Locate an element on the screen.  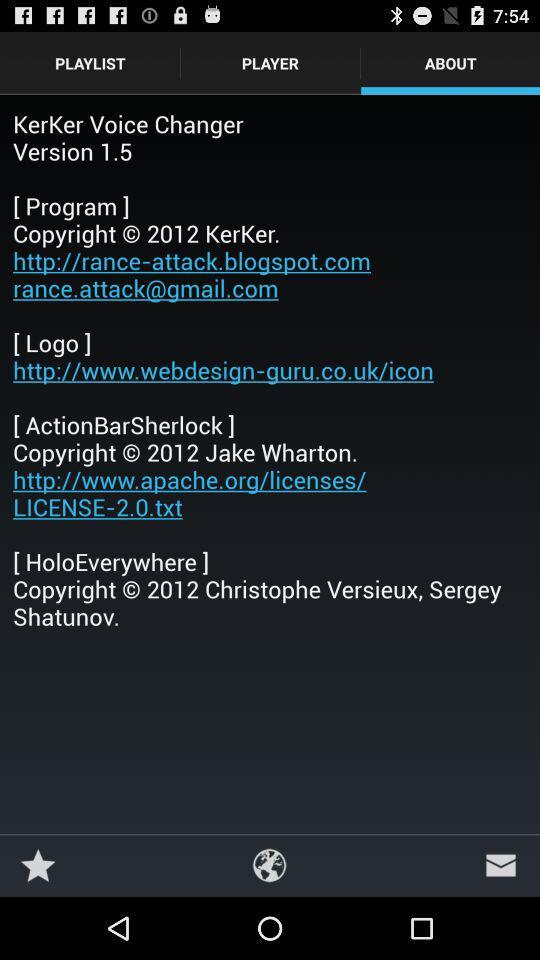
icon at the center is located at coordinates (270, 368).